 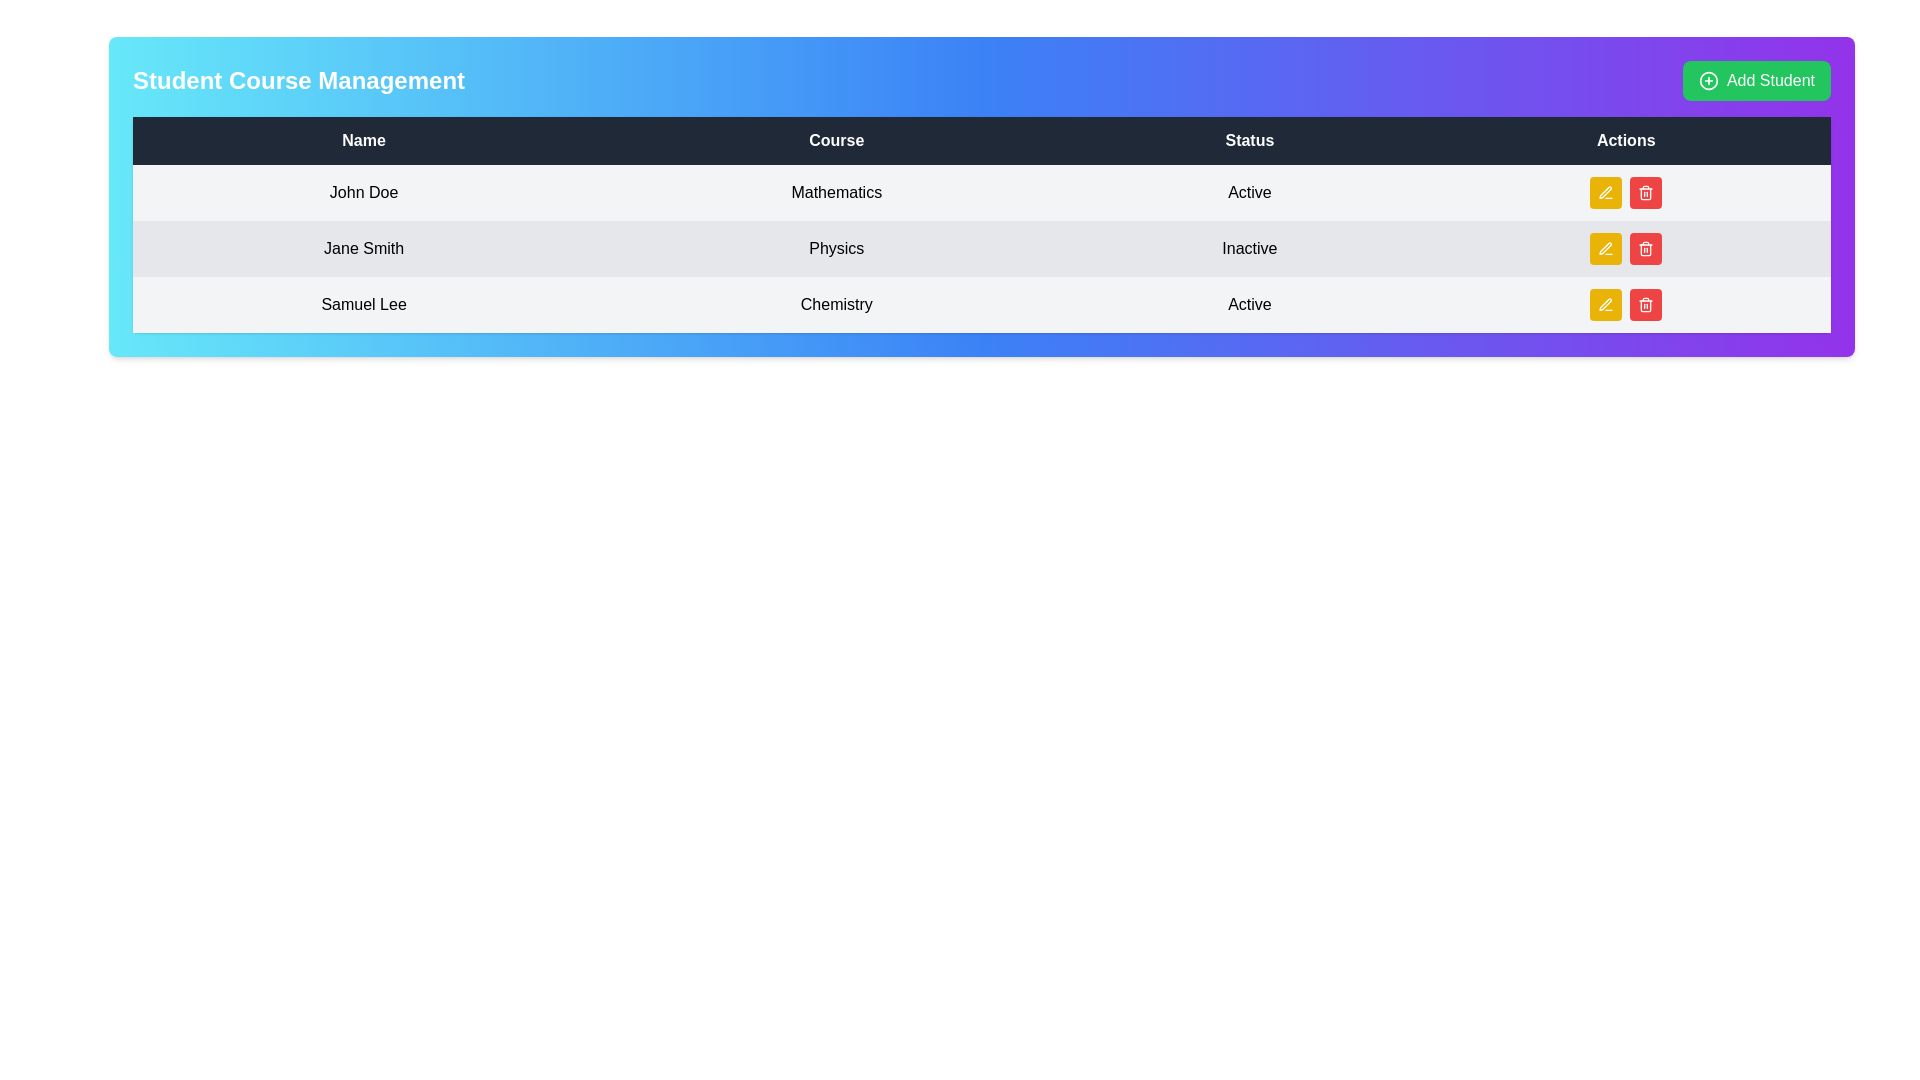 I want to click on the edit button in the 'Actions' column of the last row for 'Samuel Lee', so click(x=1606, y=304).